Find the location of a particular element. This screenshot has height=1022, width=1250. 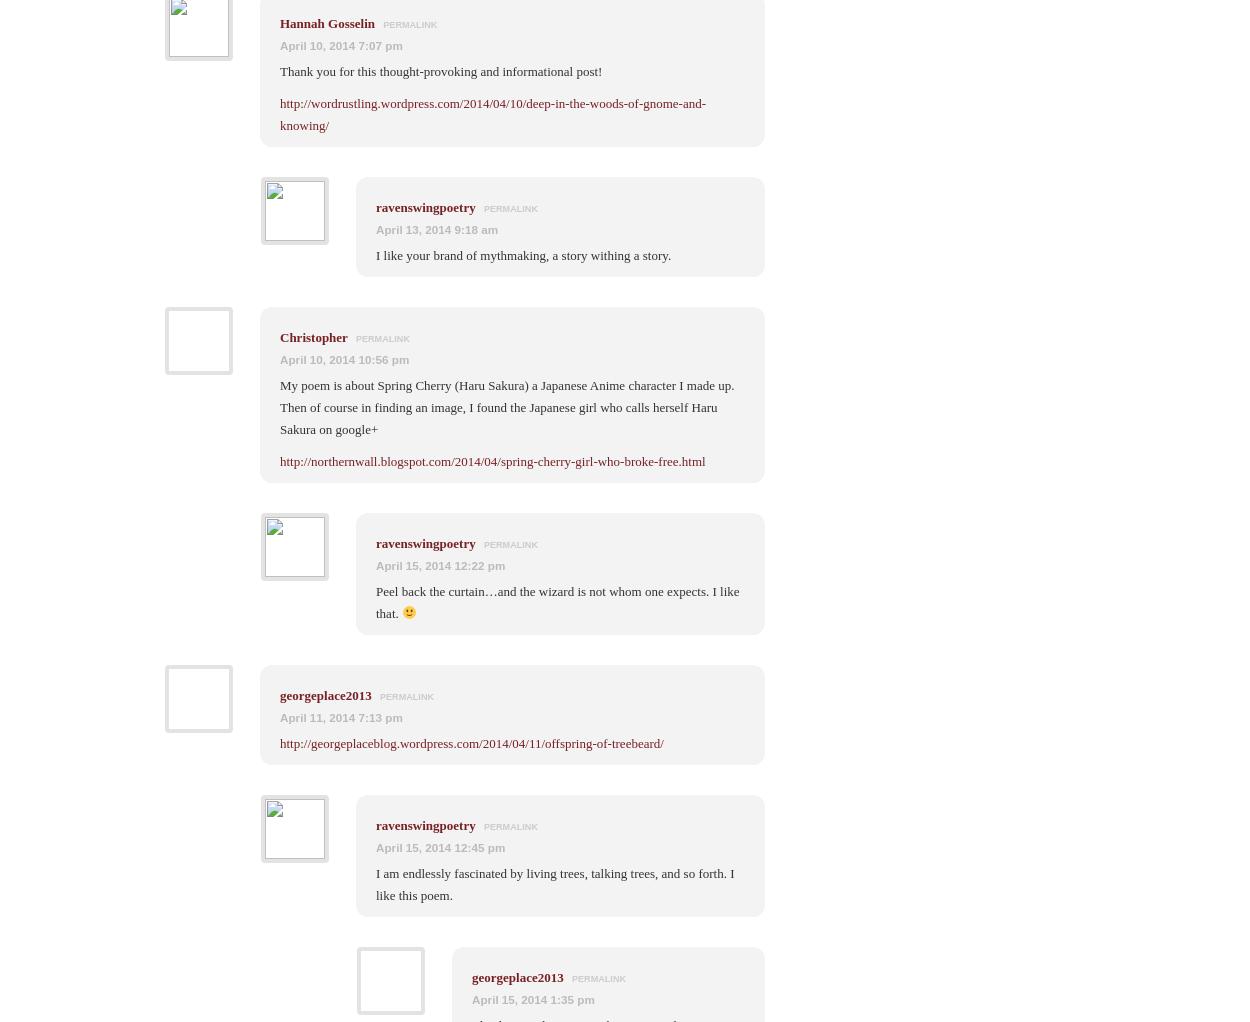

'Hannah Gosselin' is located at coordinates (326, 21).